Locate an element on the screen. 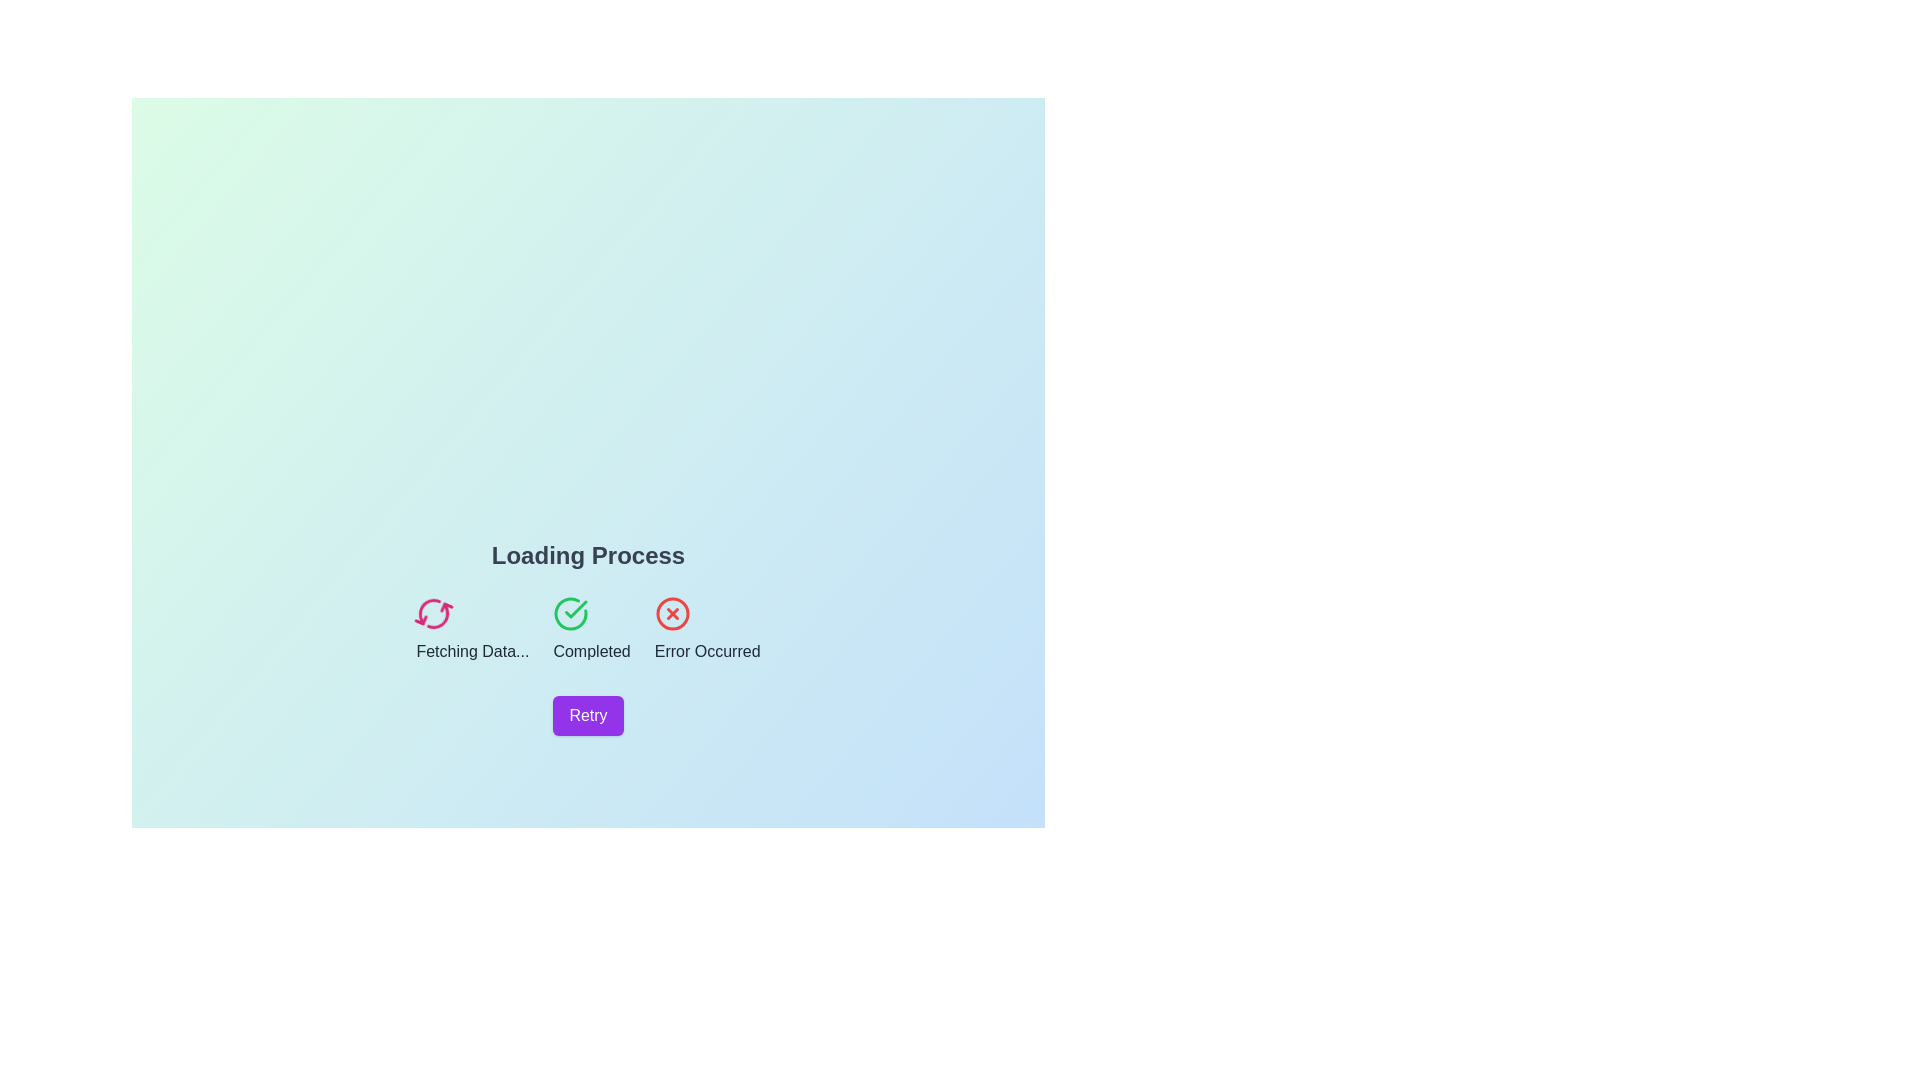  the 'Retry' button located at the bottom-middle section of the layout is located at coordinates (587, 715).